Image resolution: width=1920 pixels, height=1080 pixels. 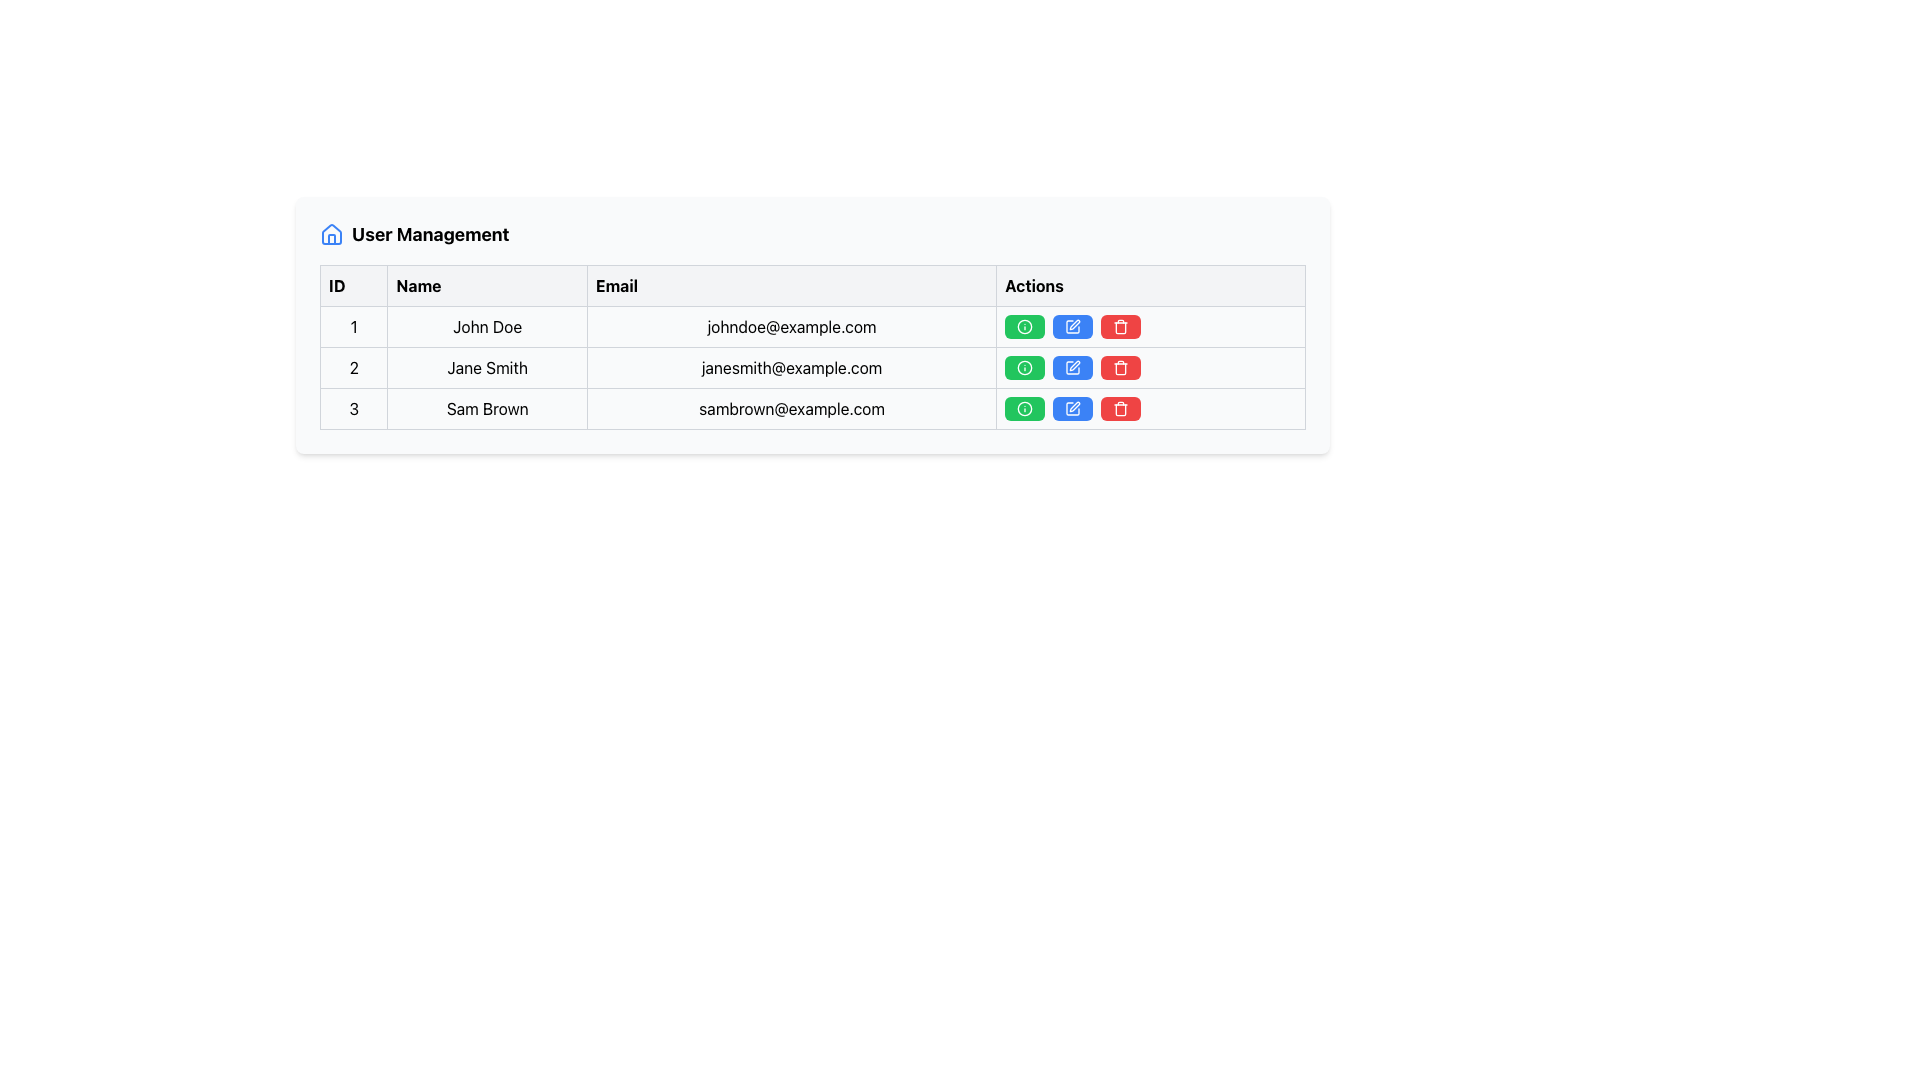 I want to click on the delete button located in the 'Actions' column of the first row of the table, so click(x=1121, y=326).